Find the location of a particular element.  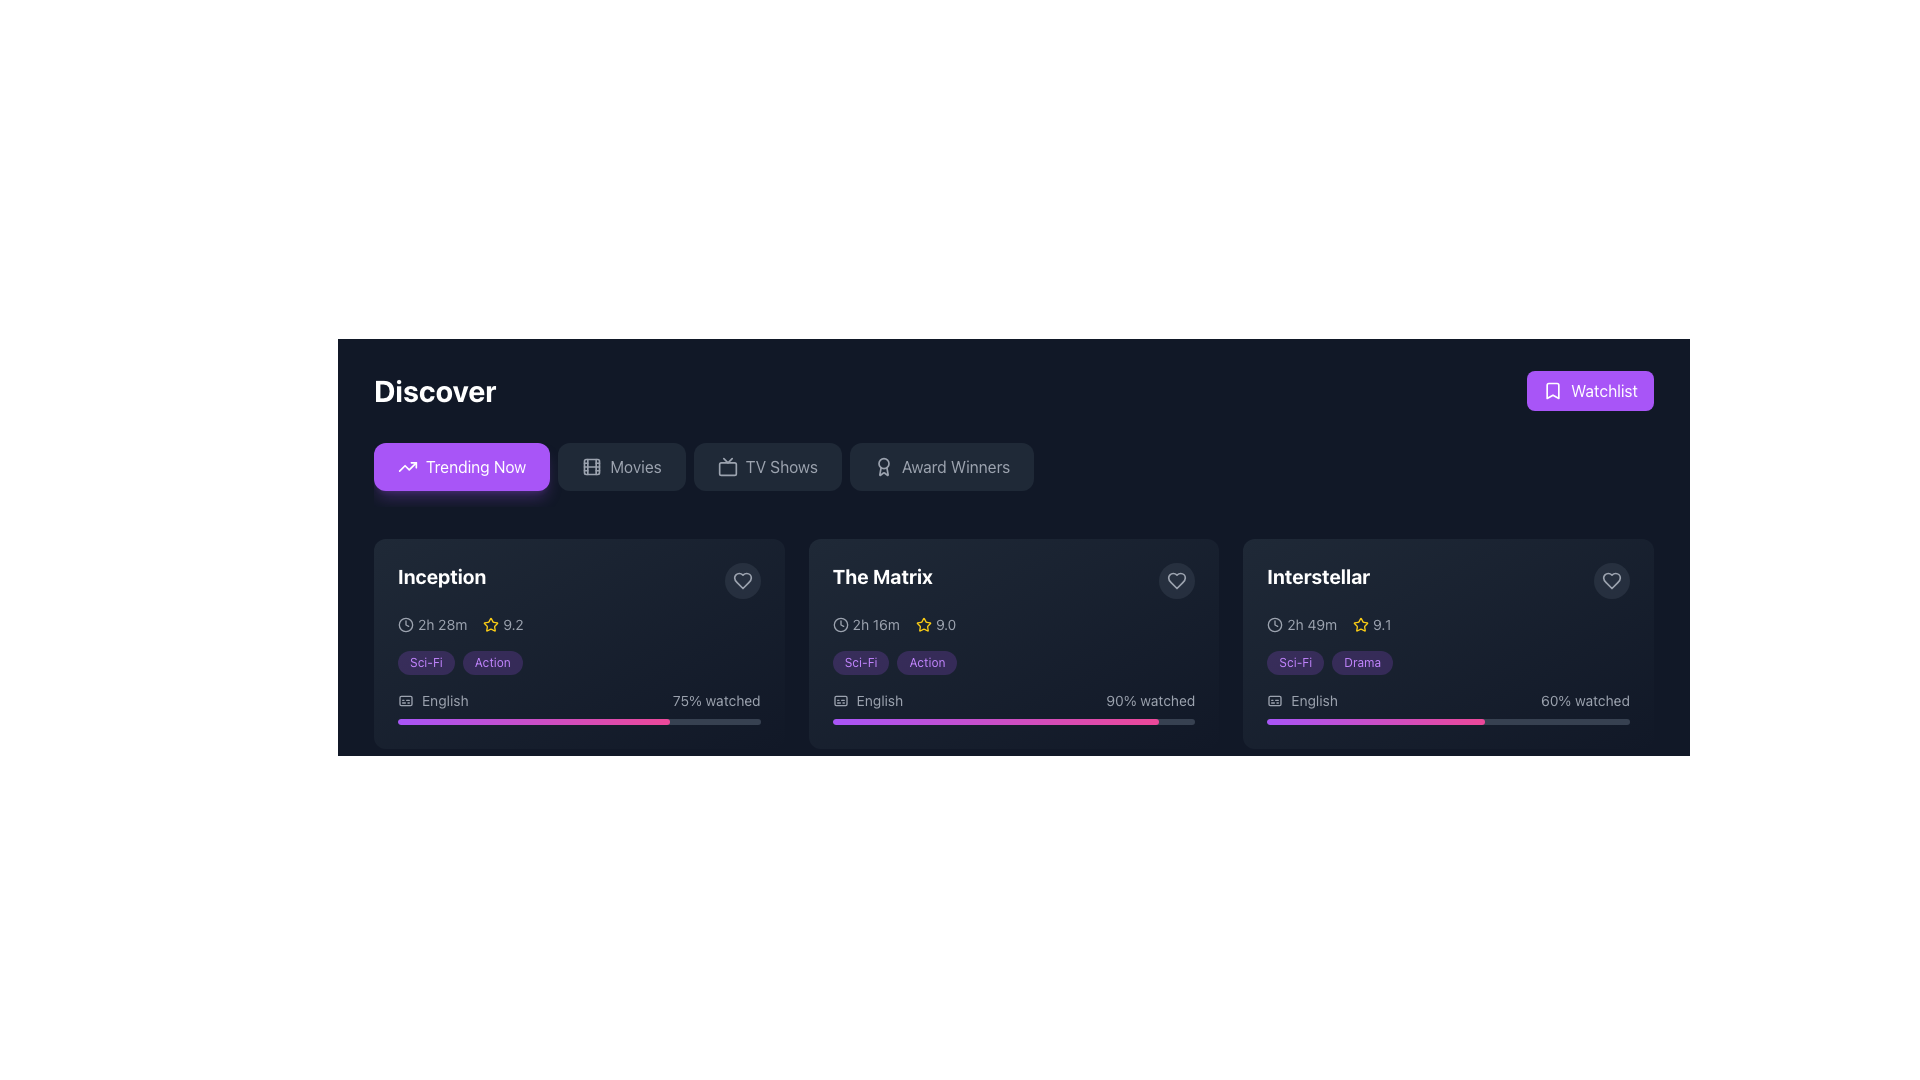

the text label displaying the numeric value '9.1', which is positioned to the right of the yellow star icon in the detailed information section for the movie 'Interstellar' is located at coordinates (1381, 623).